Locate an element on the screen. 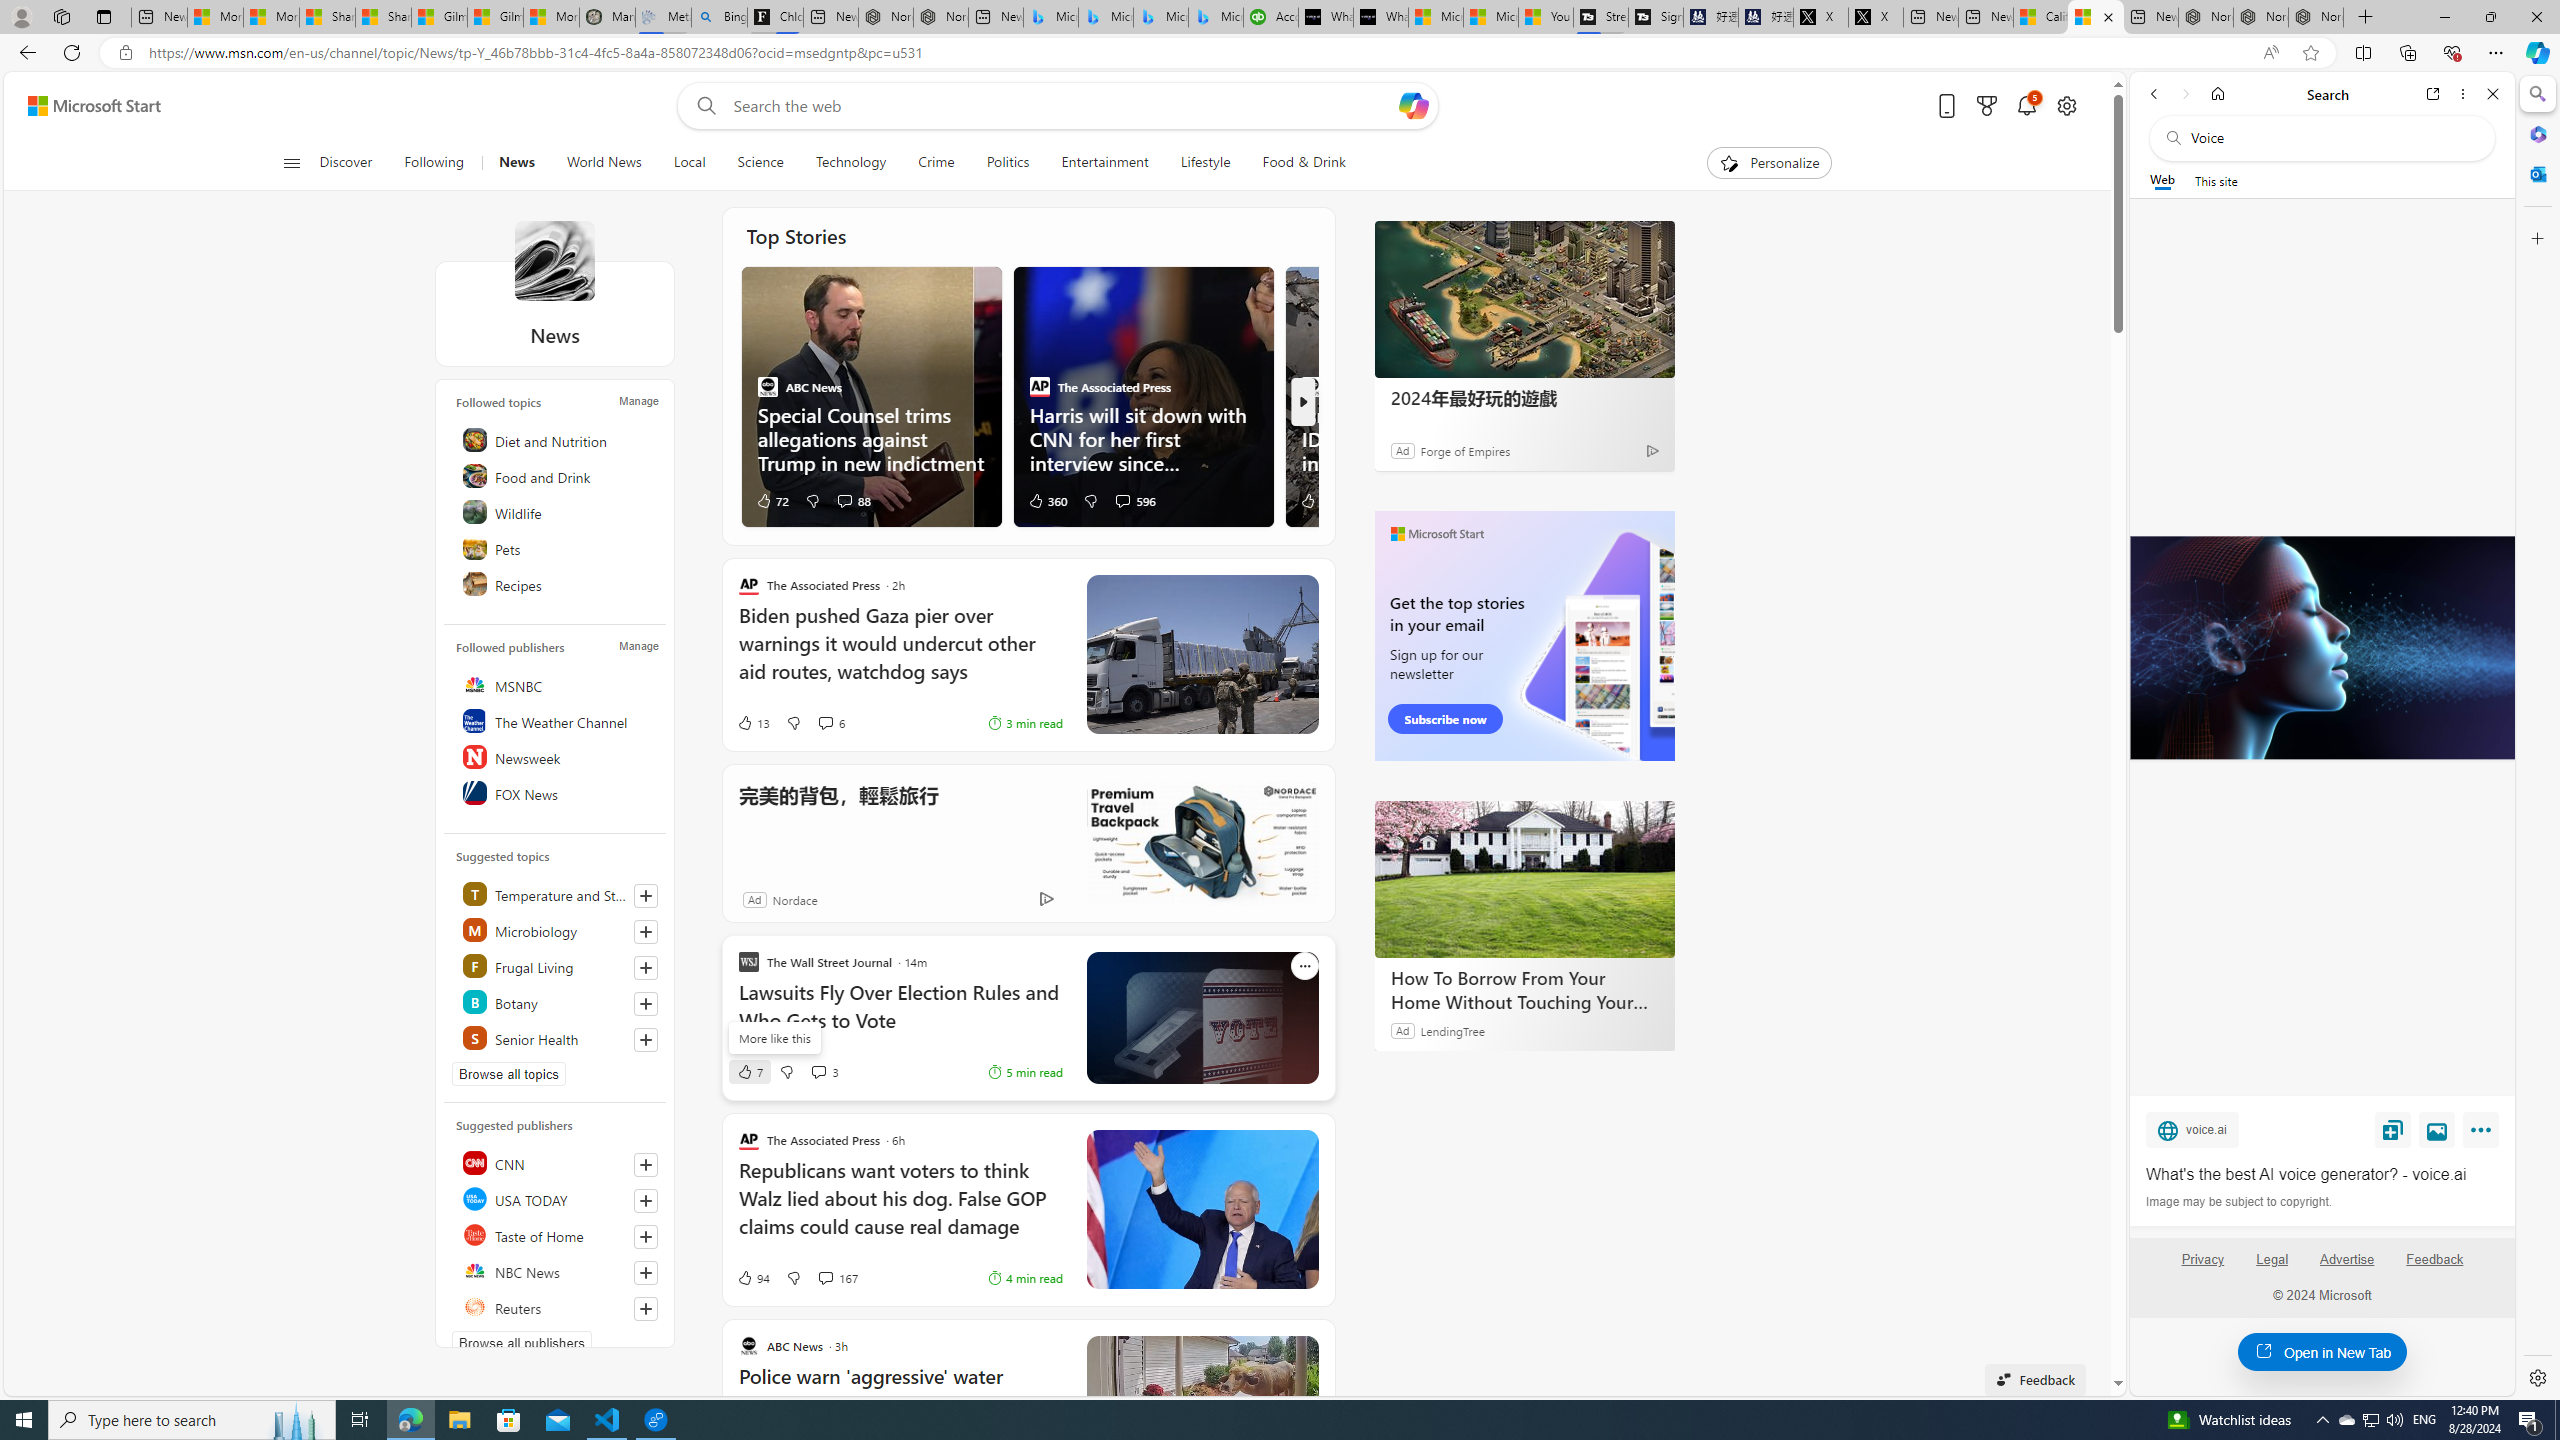 The width and height of the screenshot is (2560, 1440). 'Nordace Siena Pro 15 Backpack' is located at coordinates (2259, 16).